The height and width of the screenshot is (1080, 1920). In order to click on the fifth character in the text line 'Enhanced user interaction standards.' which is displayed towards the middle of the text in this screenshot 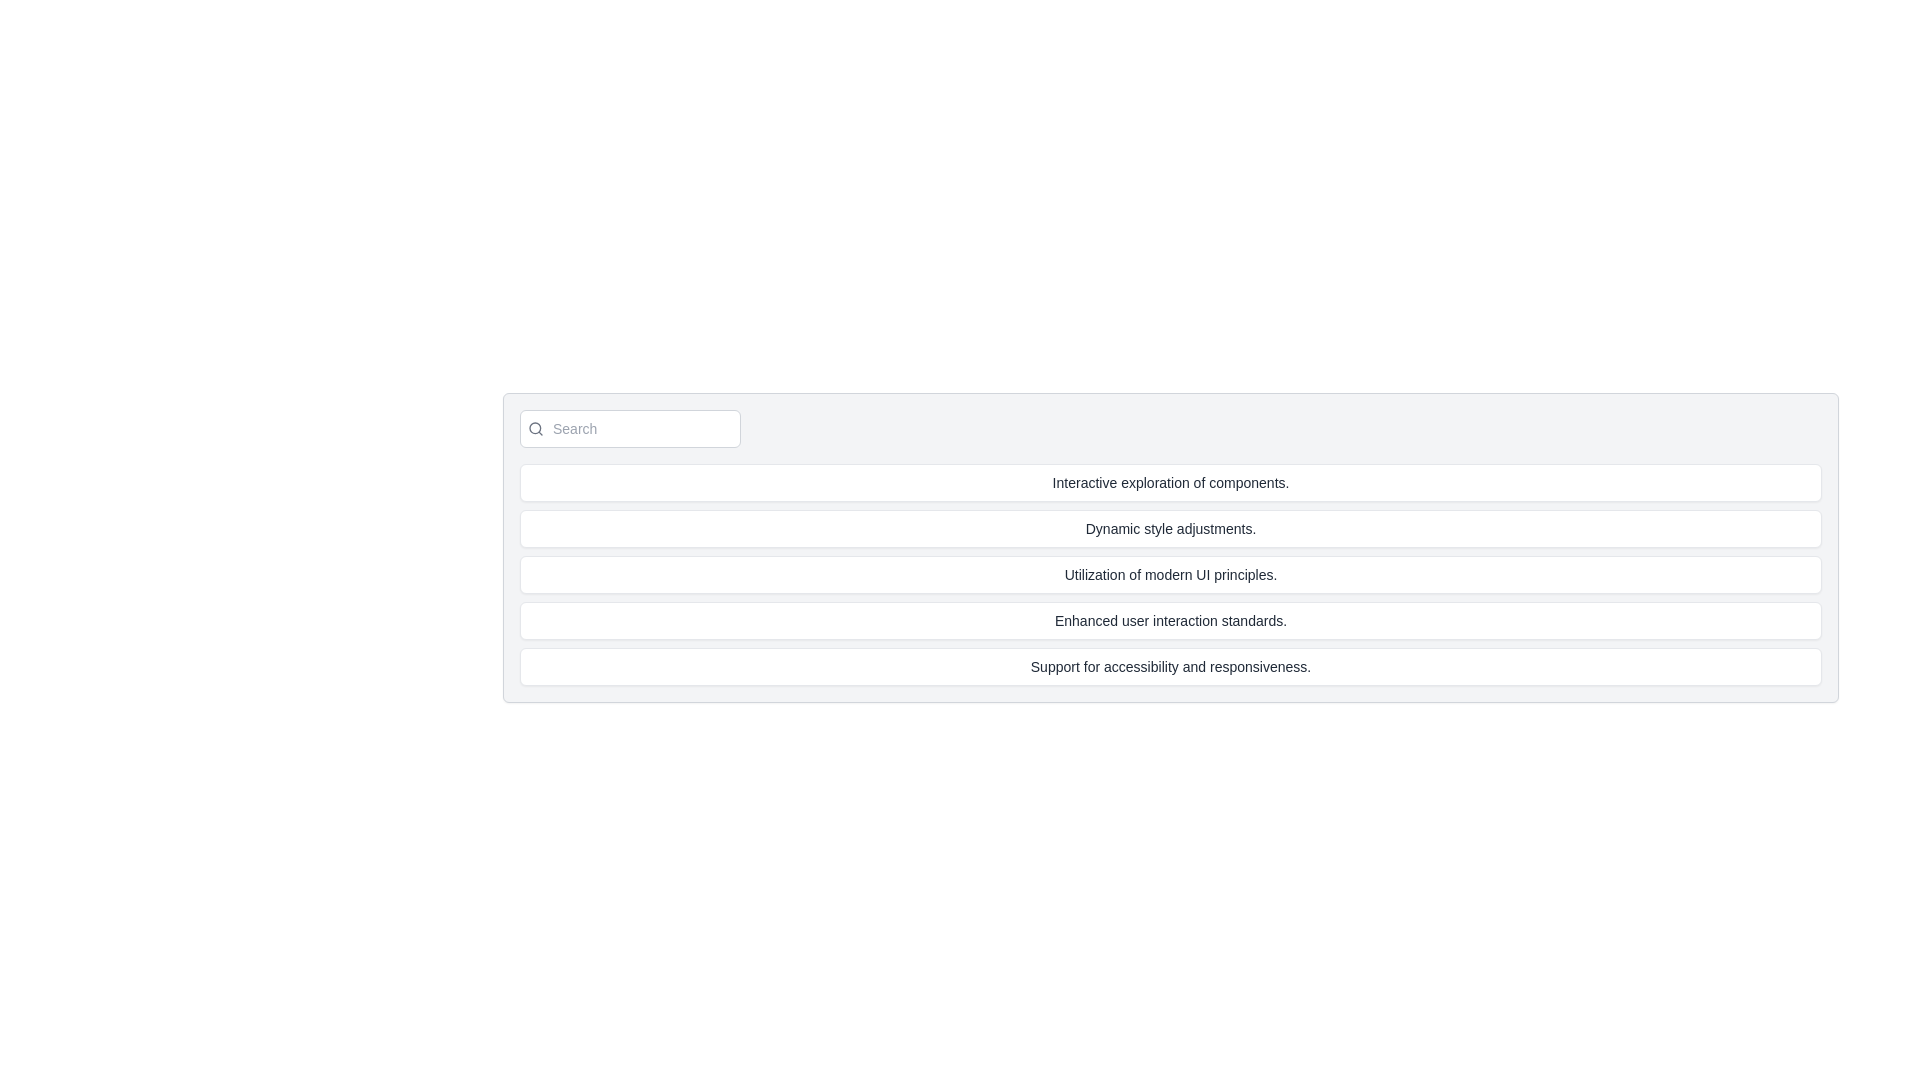, I will do `click(1074, 620)`.